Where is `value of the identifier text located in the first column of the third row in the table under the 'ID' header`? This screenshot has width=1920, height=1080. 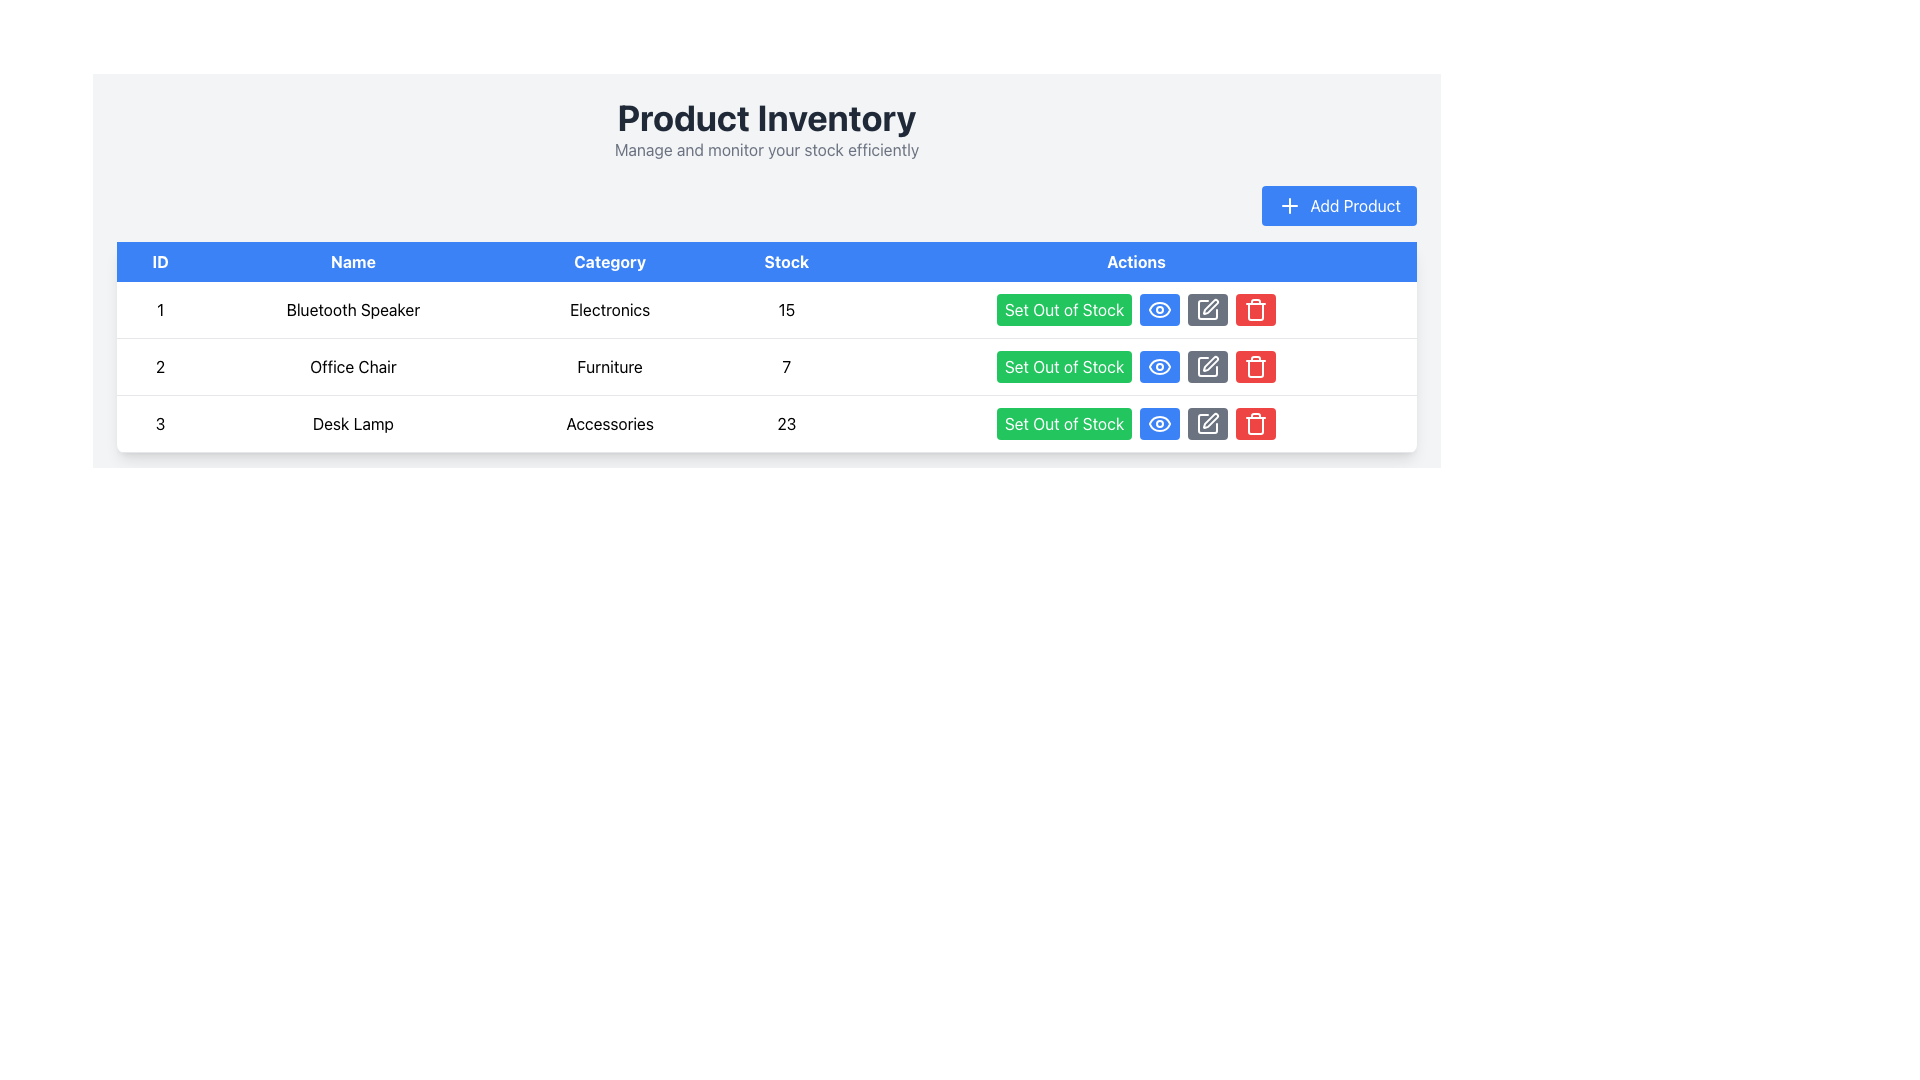
value of the identifier text located in the first column of the third row in the table under the 'ID' header is located at coordinates (160, 423).